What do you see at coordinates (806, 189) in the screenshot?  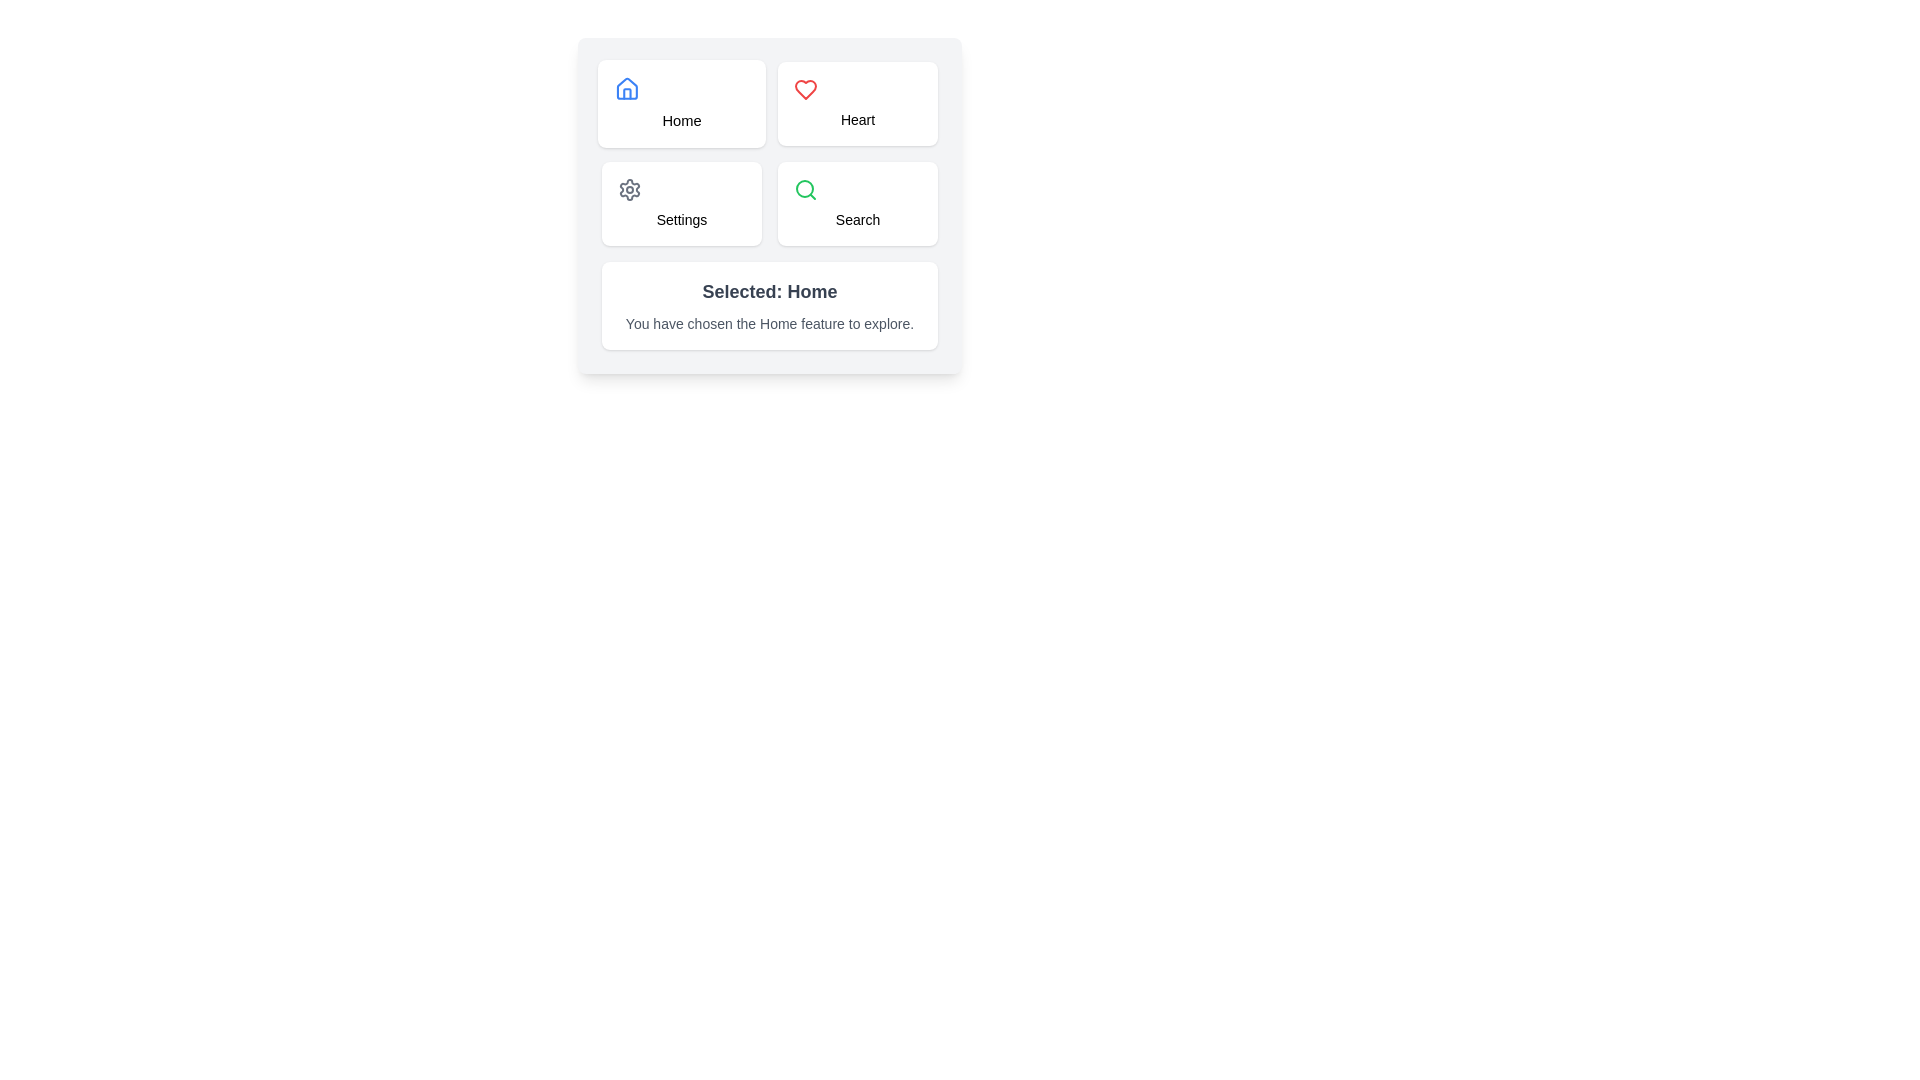 I see `the search icon located in the bottom-right quadrant of the grid layout, specifically within the button labeled 'Search'` at bounding box center [806, 189].